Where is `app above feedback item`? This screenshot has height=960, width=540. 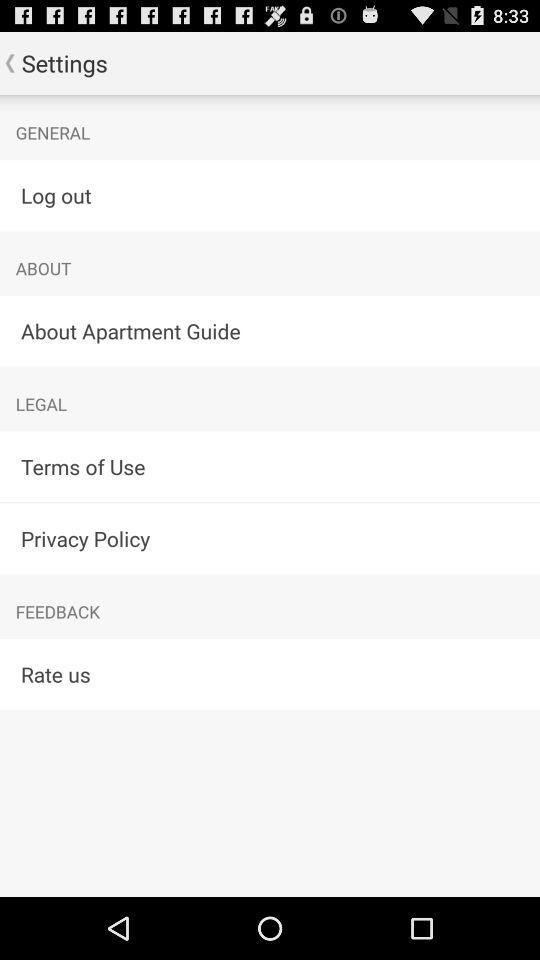
app above feedback item is located at coordinates (270, 537).